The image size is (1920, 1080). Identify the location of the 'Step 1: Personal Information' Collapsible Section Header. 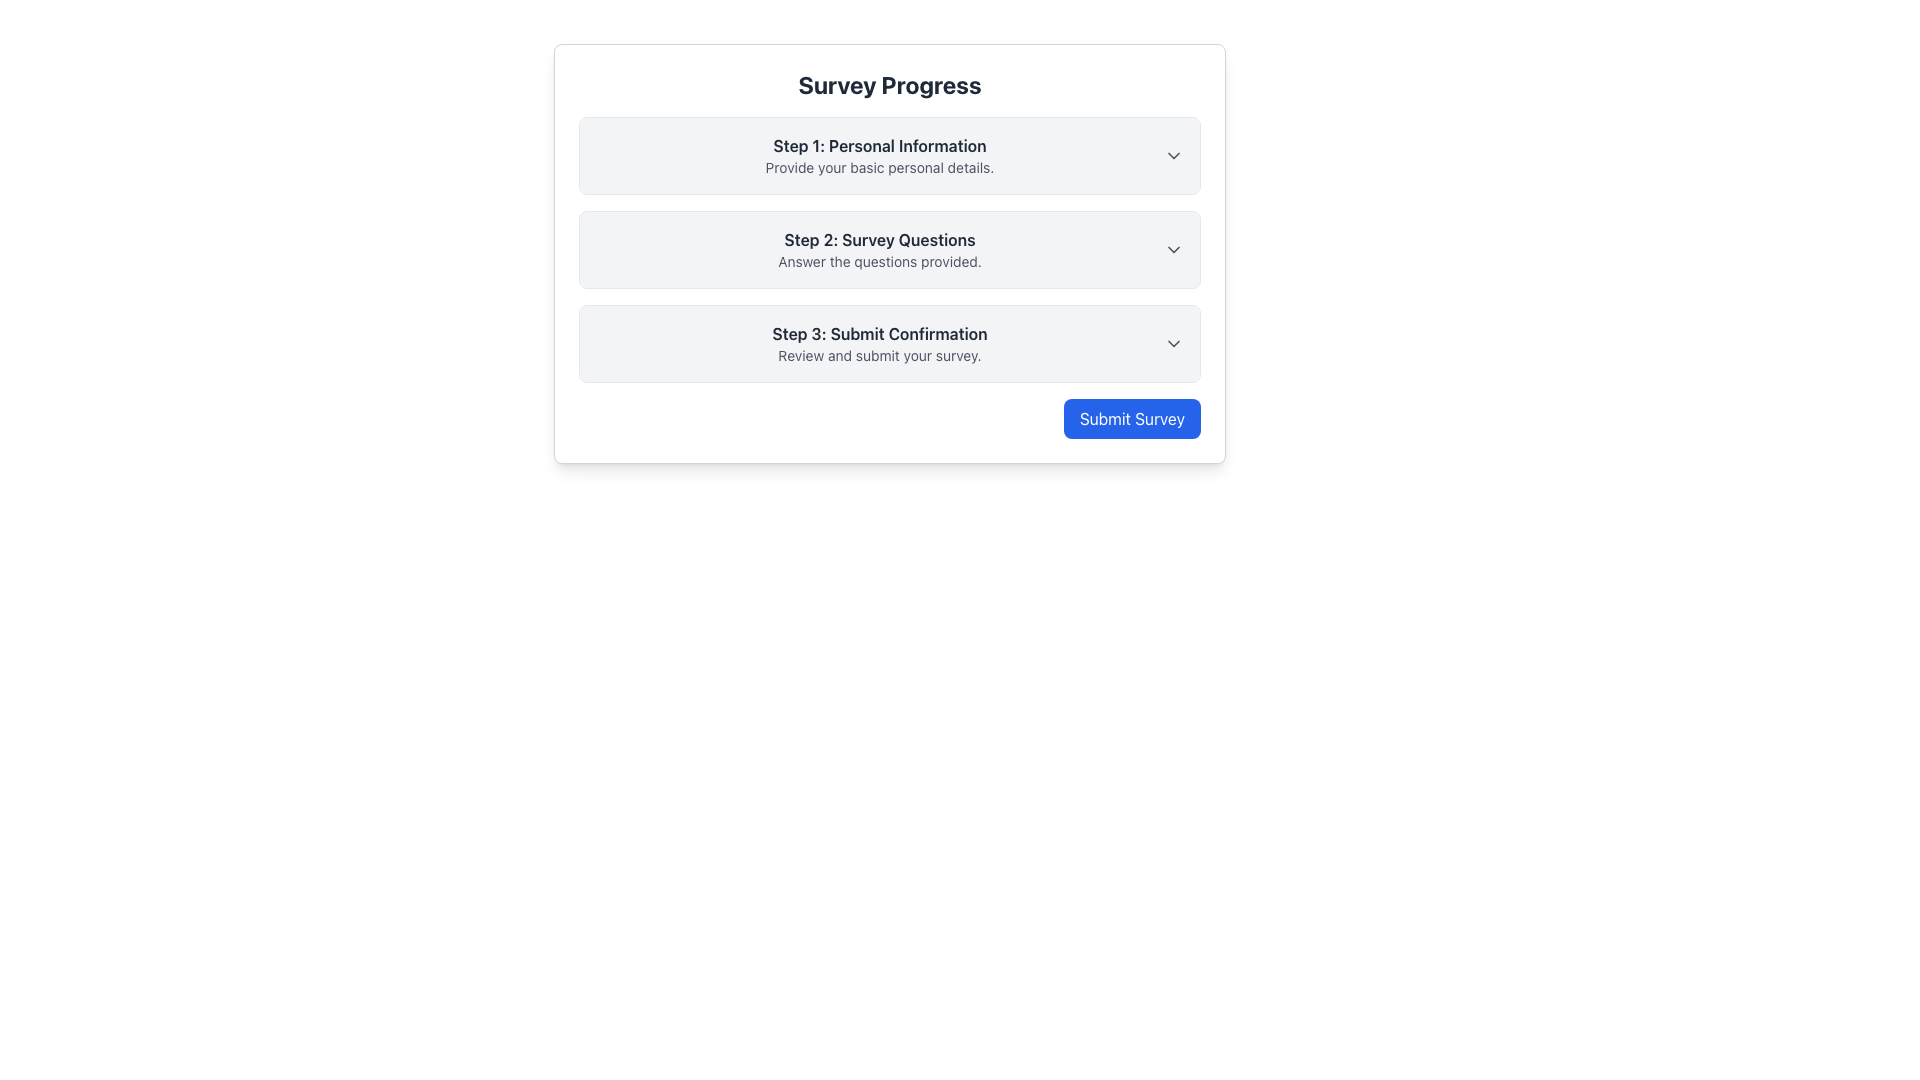
(888, 154).